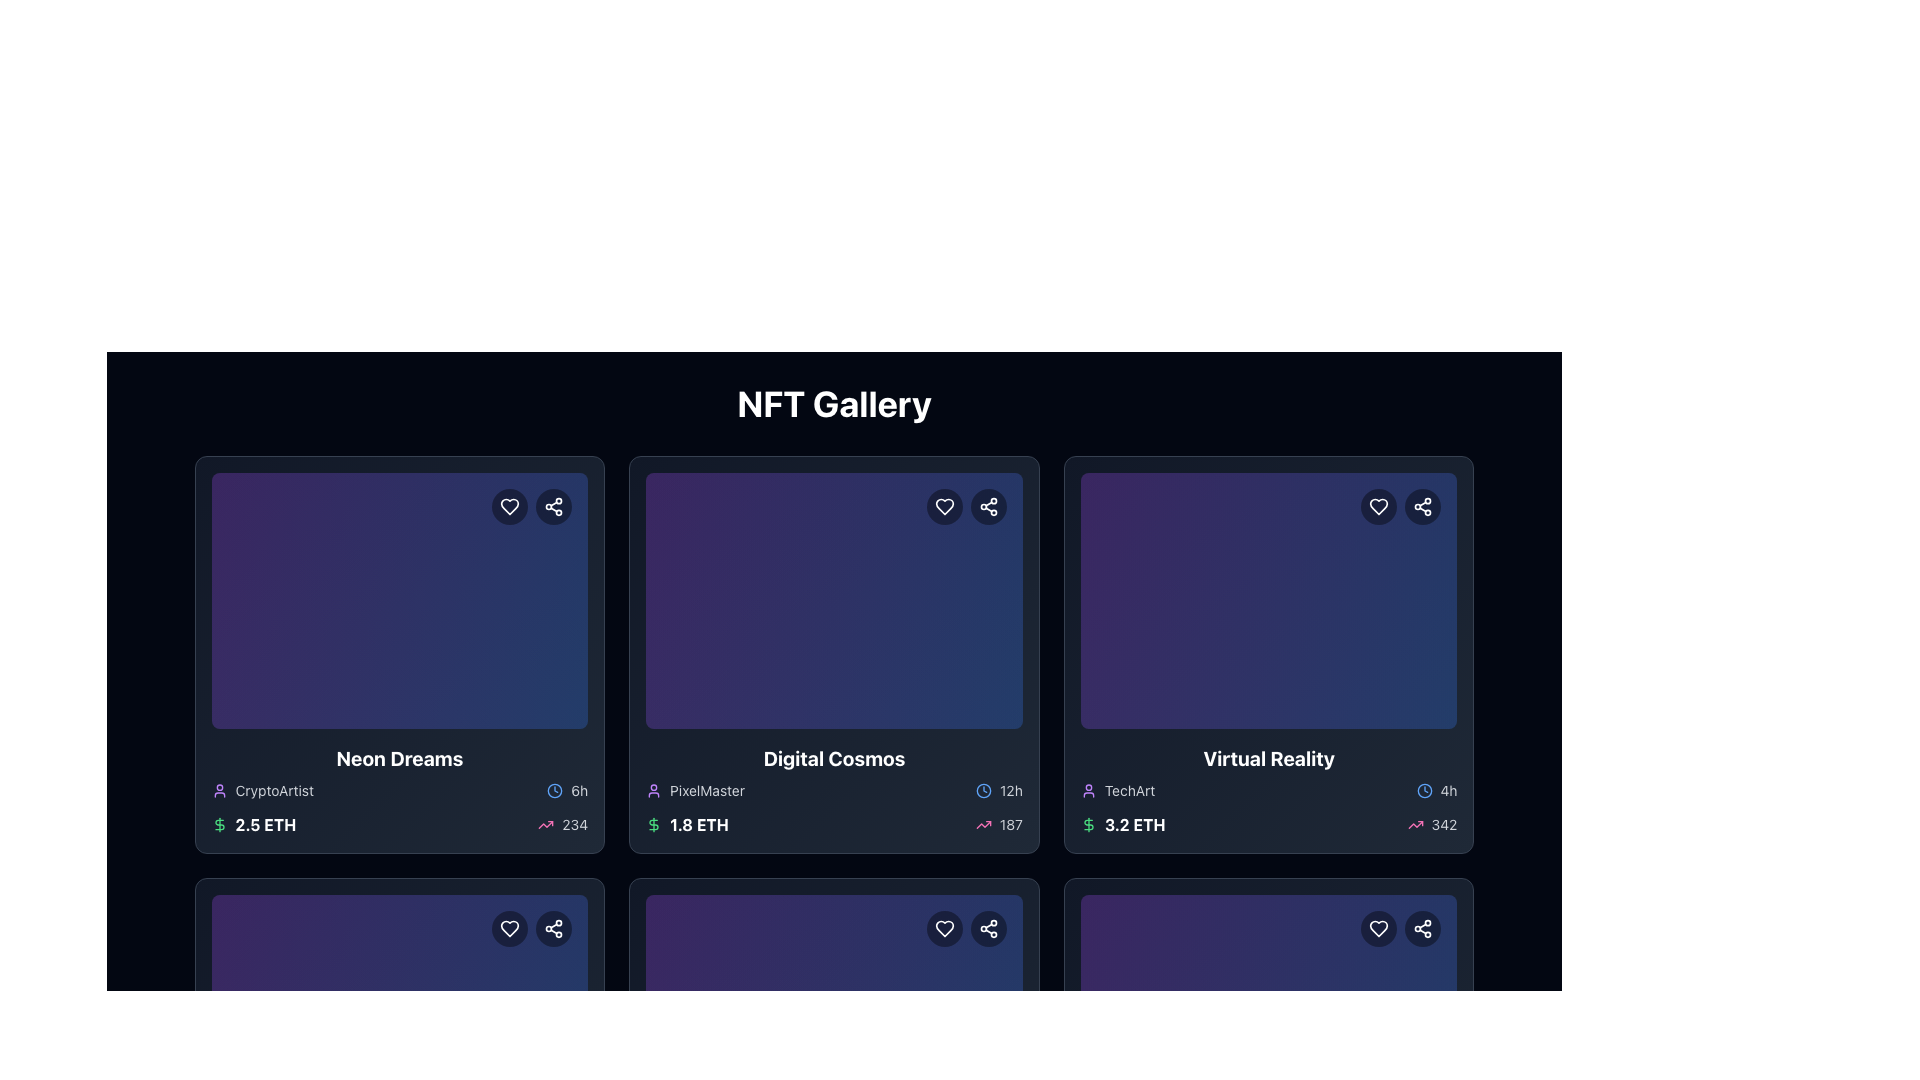  Describe the element at coordinates (1378, 929) in the screenshot. I see `the favorite icon button in the top right corner of the 'Virtual Reality' card` at that location.